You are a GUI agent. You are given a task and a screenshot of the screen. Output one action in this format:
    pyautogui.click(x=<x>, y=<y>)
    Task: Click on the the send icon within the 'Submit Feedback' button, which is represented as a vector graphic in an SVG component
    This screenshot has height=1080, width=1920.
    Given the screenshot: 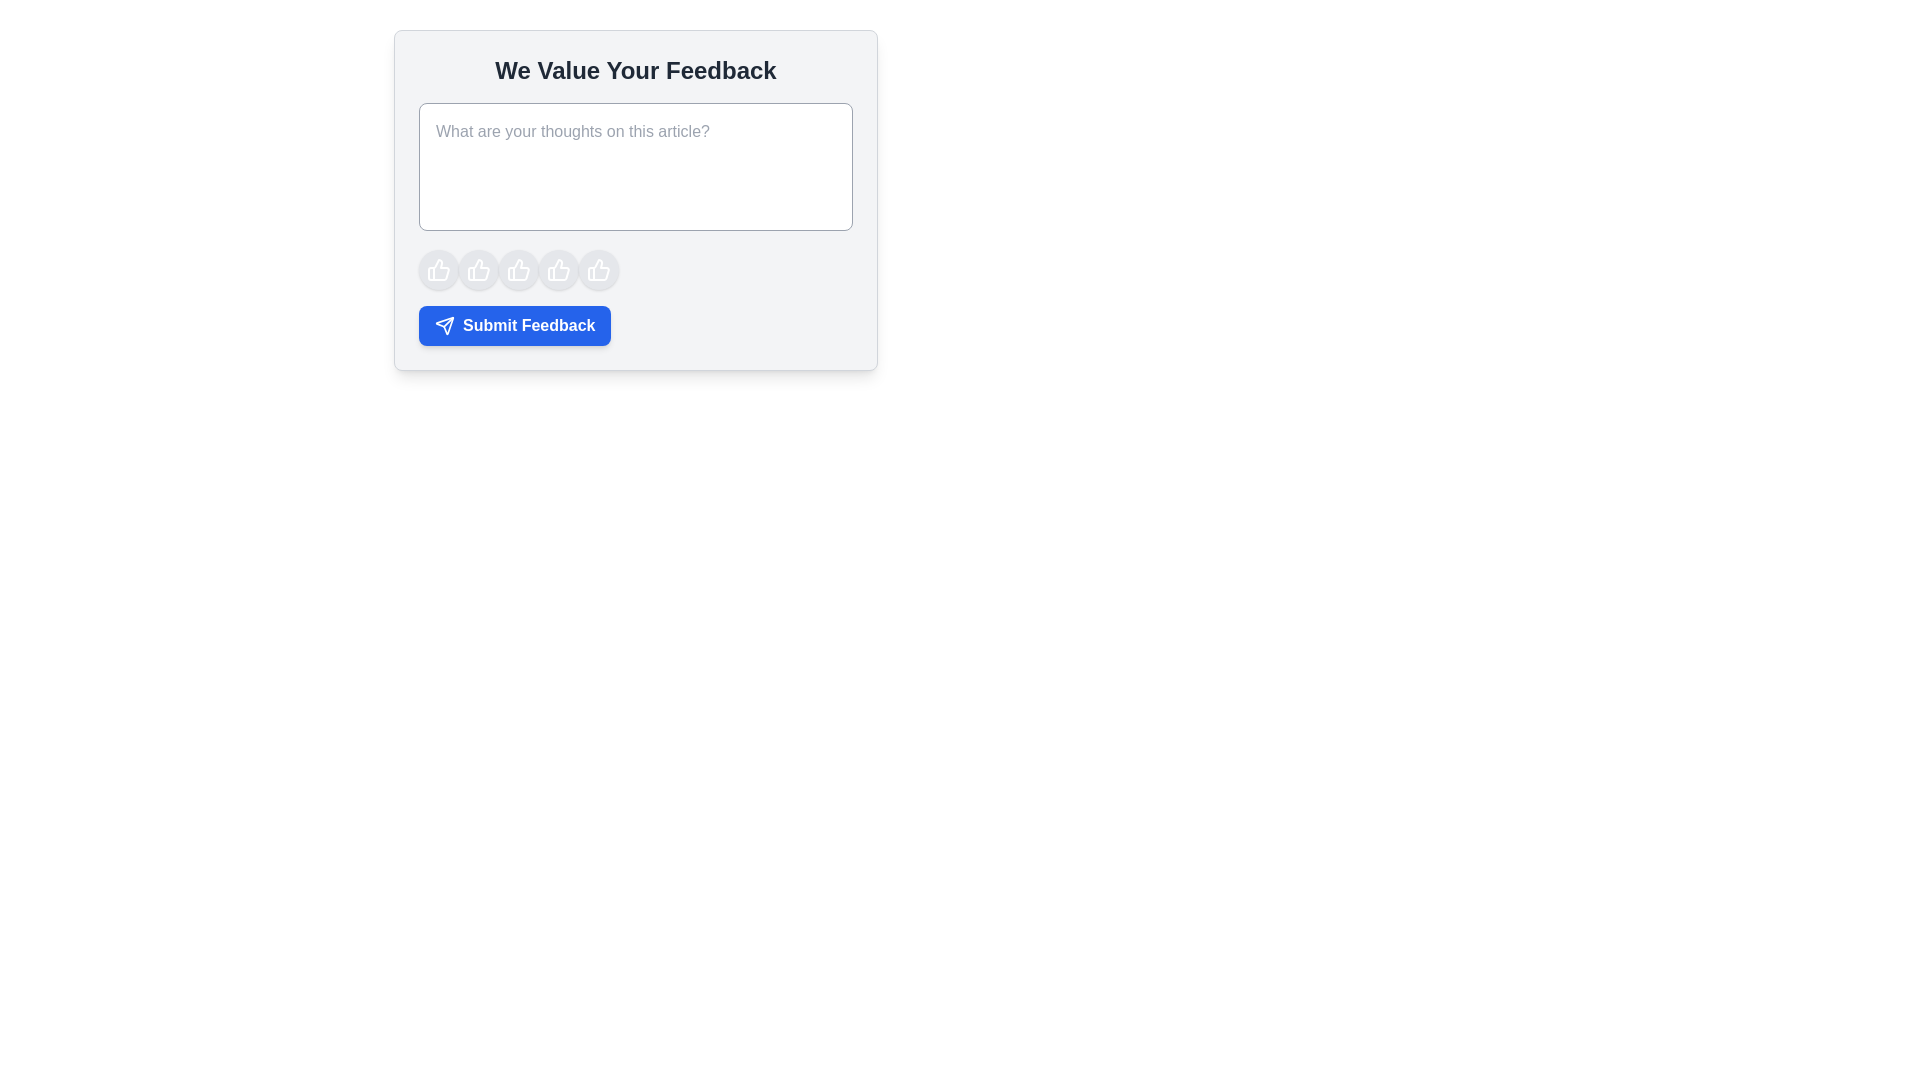 What is the action you would take?
    pyautogui.click(x=444, y=325)
    